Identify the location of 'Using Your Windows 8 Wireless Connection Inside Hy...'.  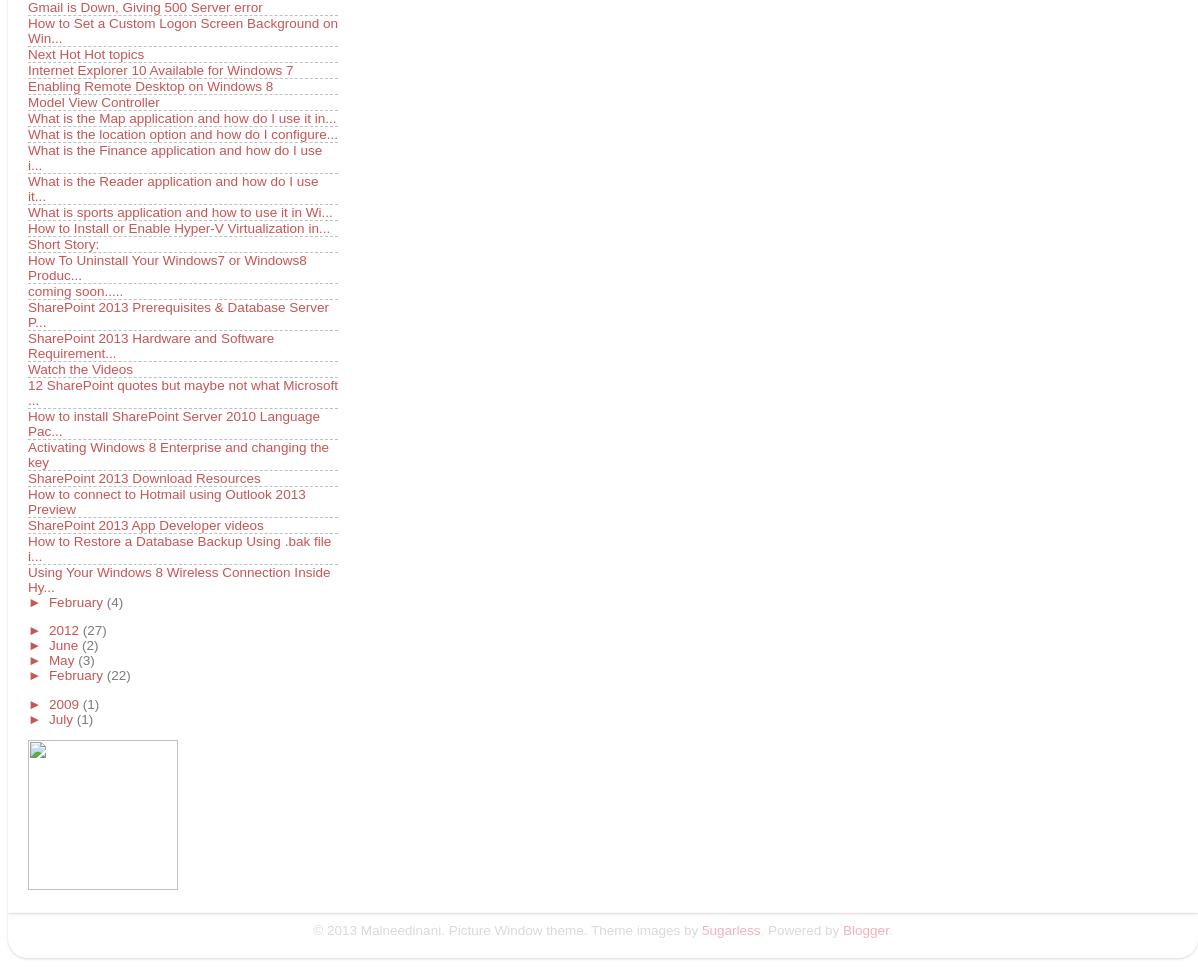
(177, 579).